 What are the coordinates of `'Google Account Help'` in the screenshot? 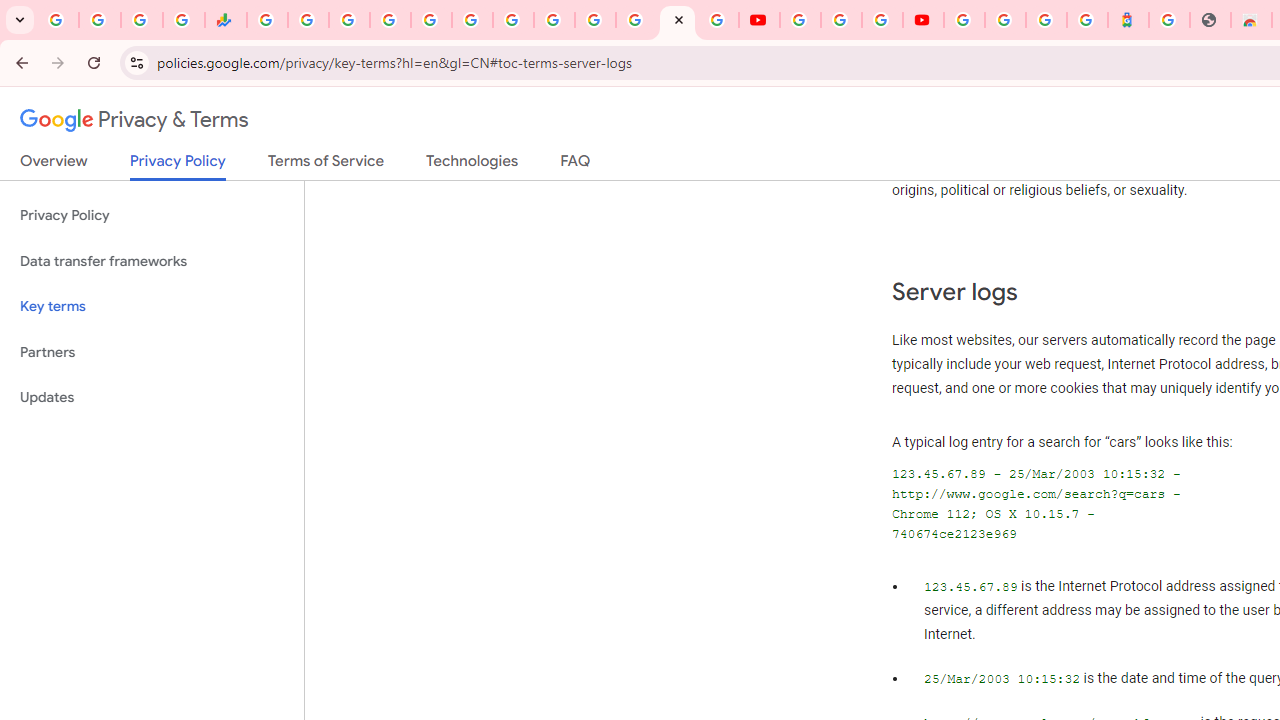 It's located at (840, 20).